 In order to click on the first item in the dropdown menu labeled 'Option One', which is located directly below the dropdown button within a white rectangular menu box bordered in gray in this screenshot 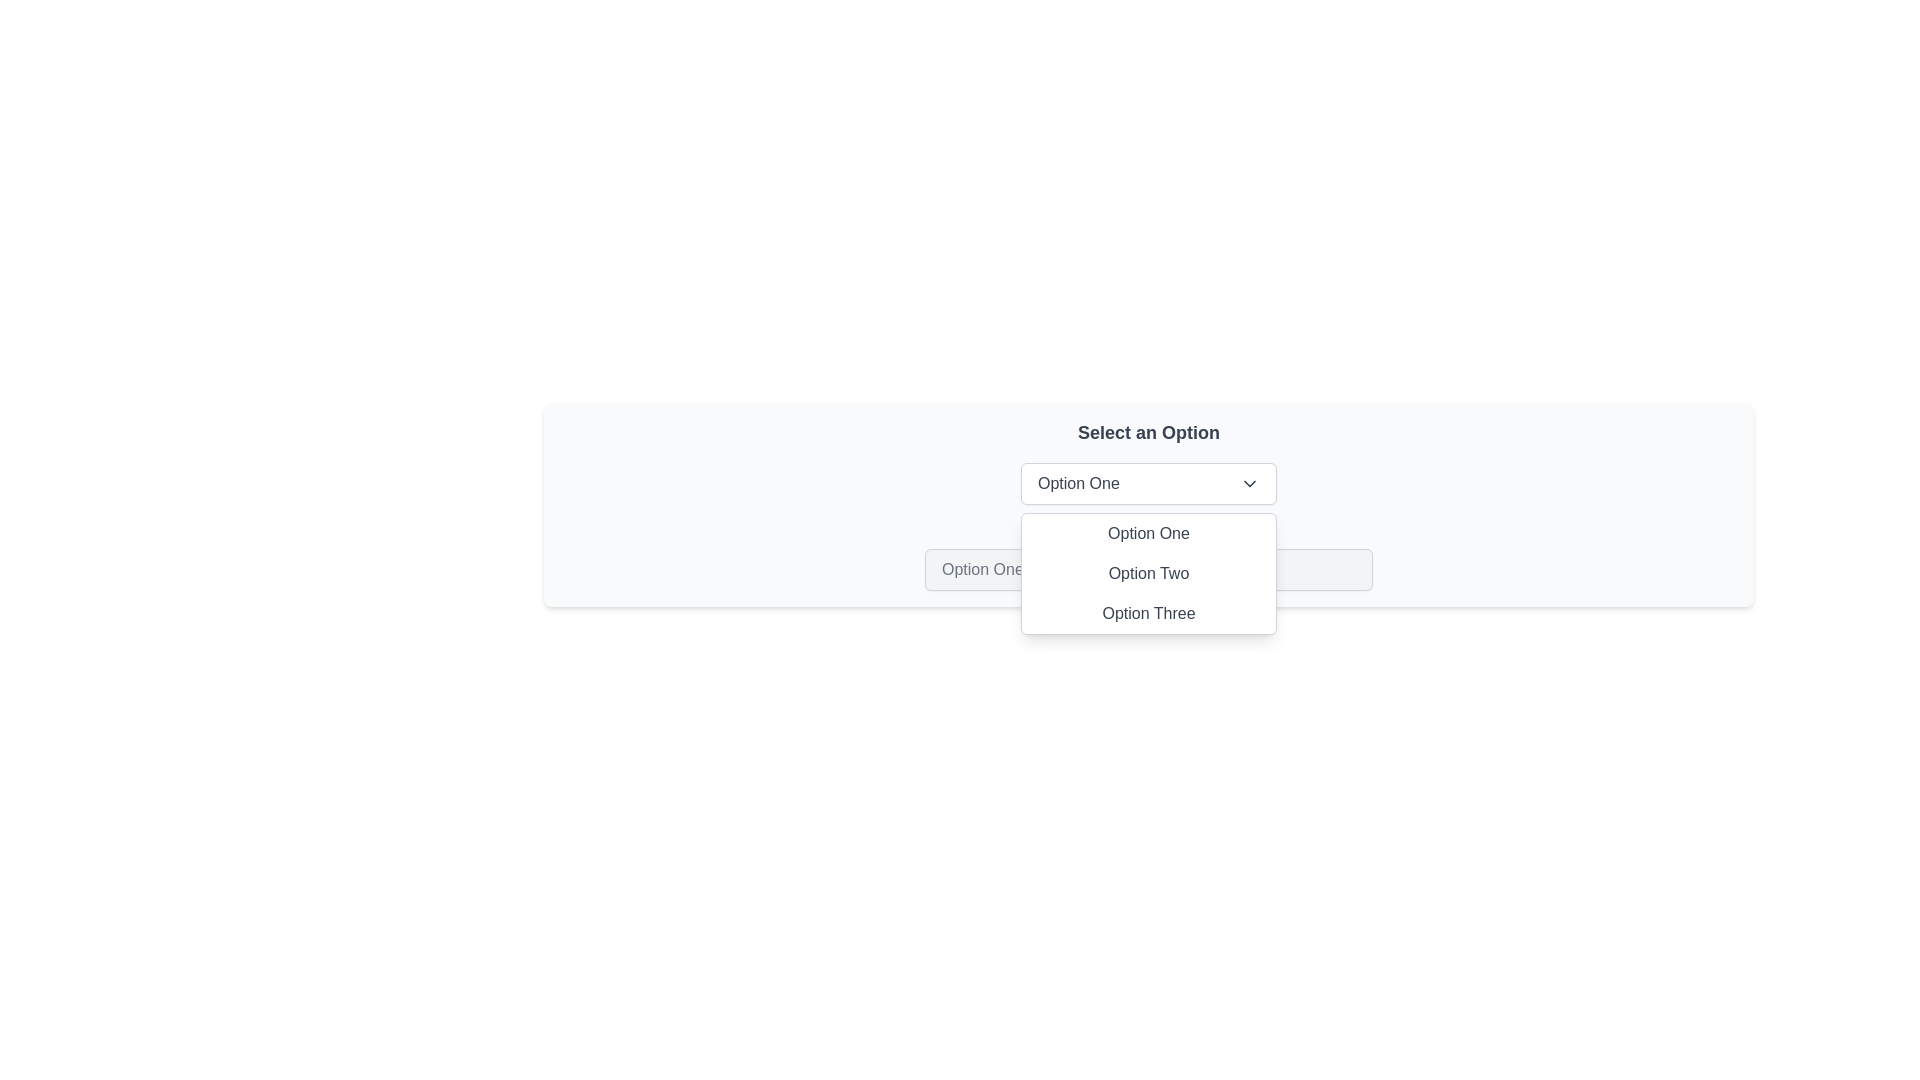, I will do `click(1148, 532)`.